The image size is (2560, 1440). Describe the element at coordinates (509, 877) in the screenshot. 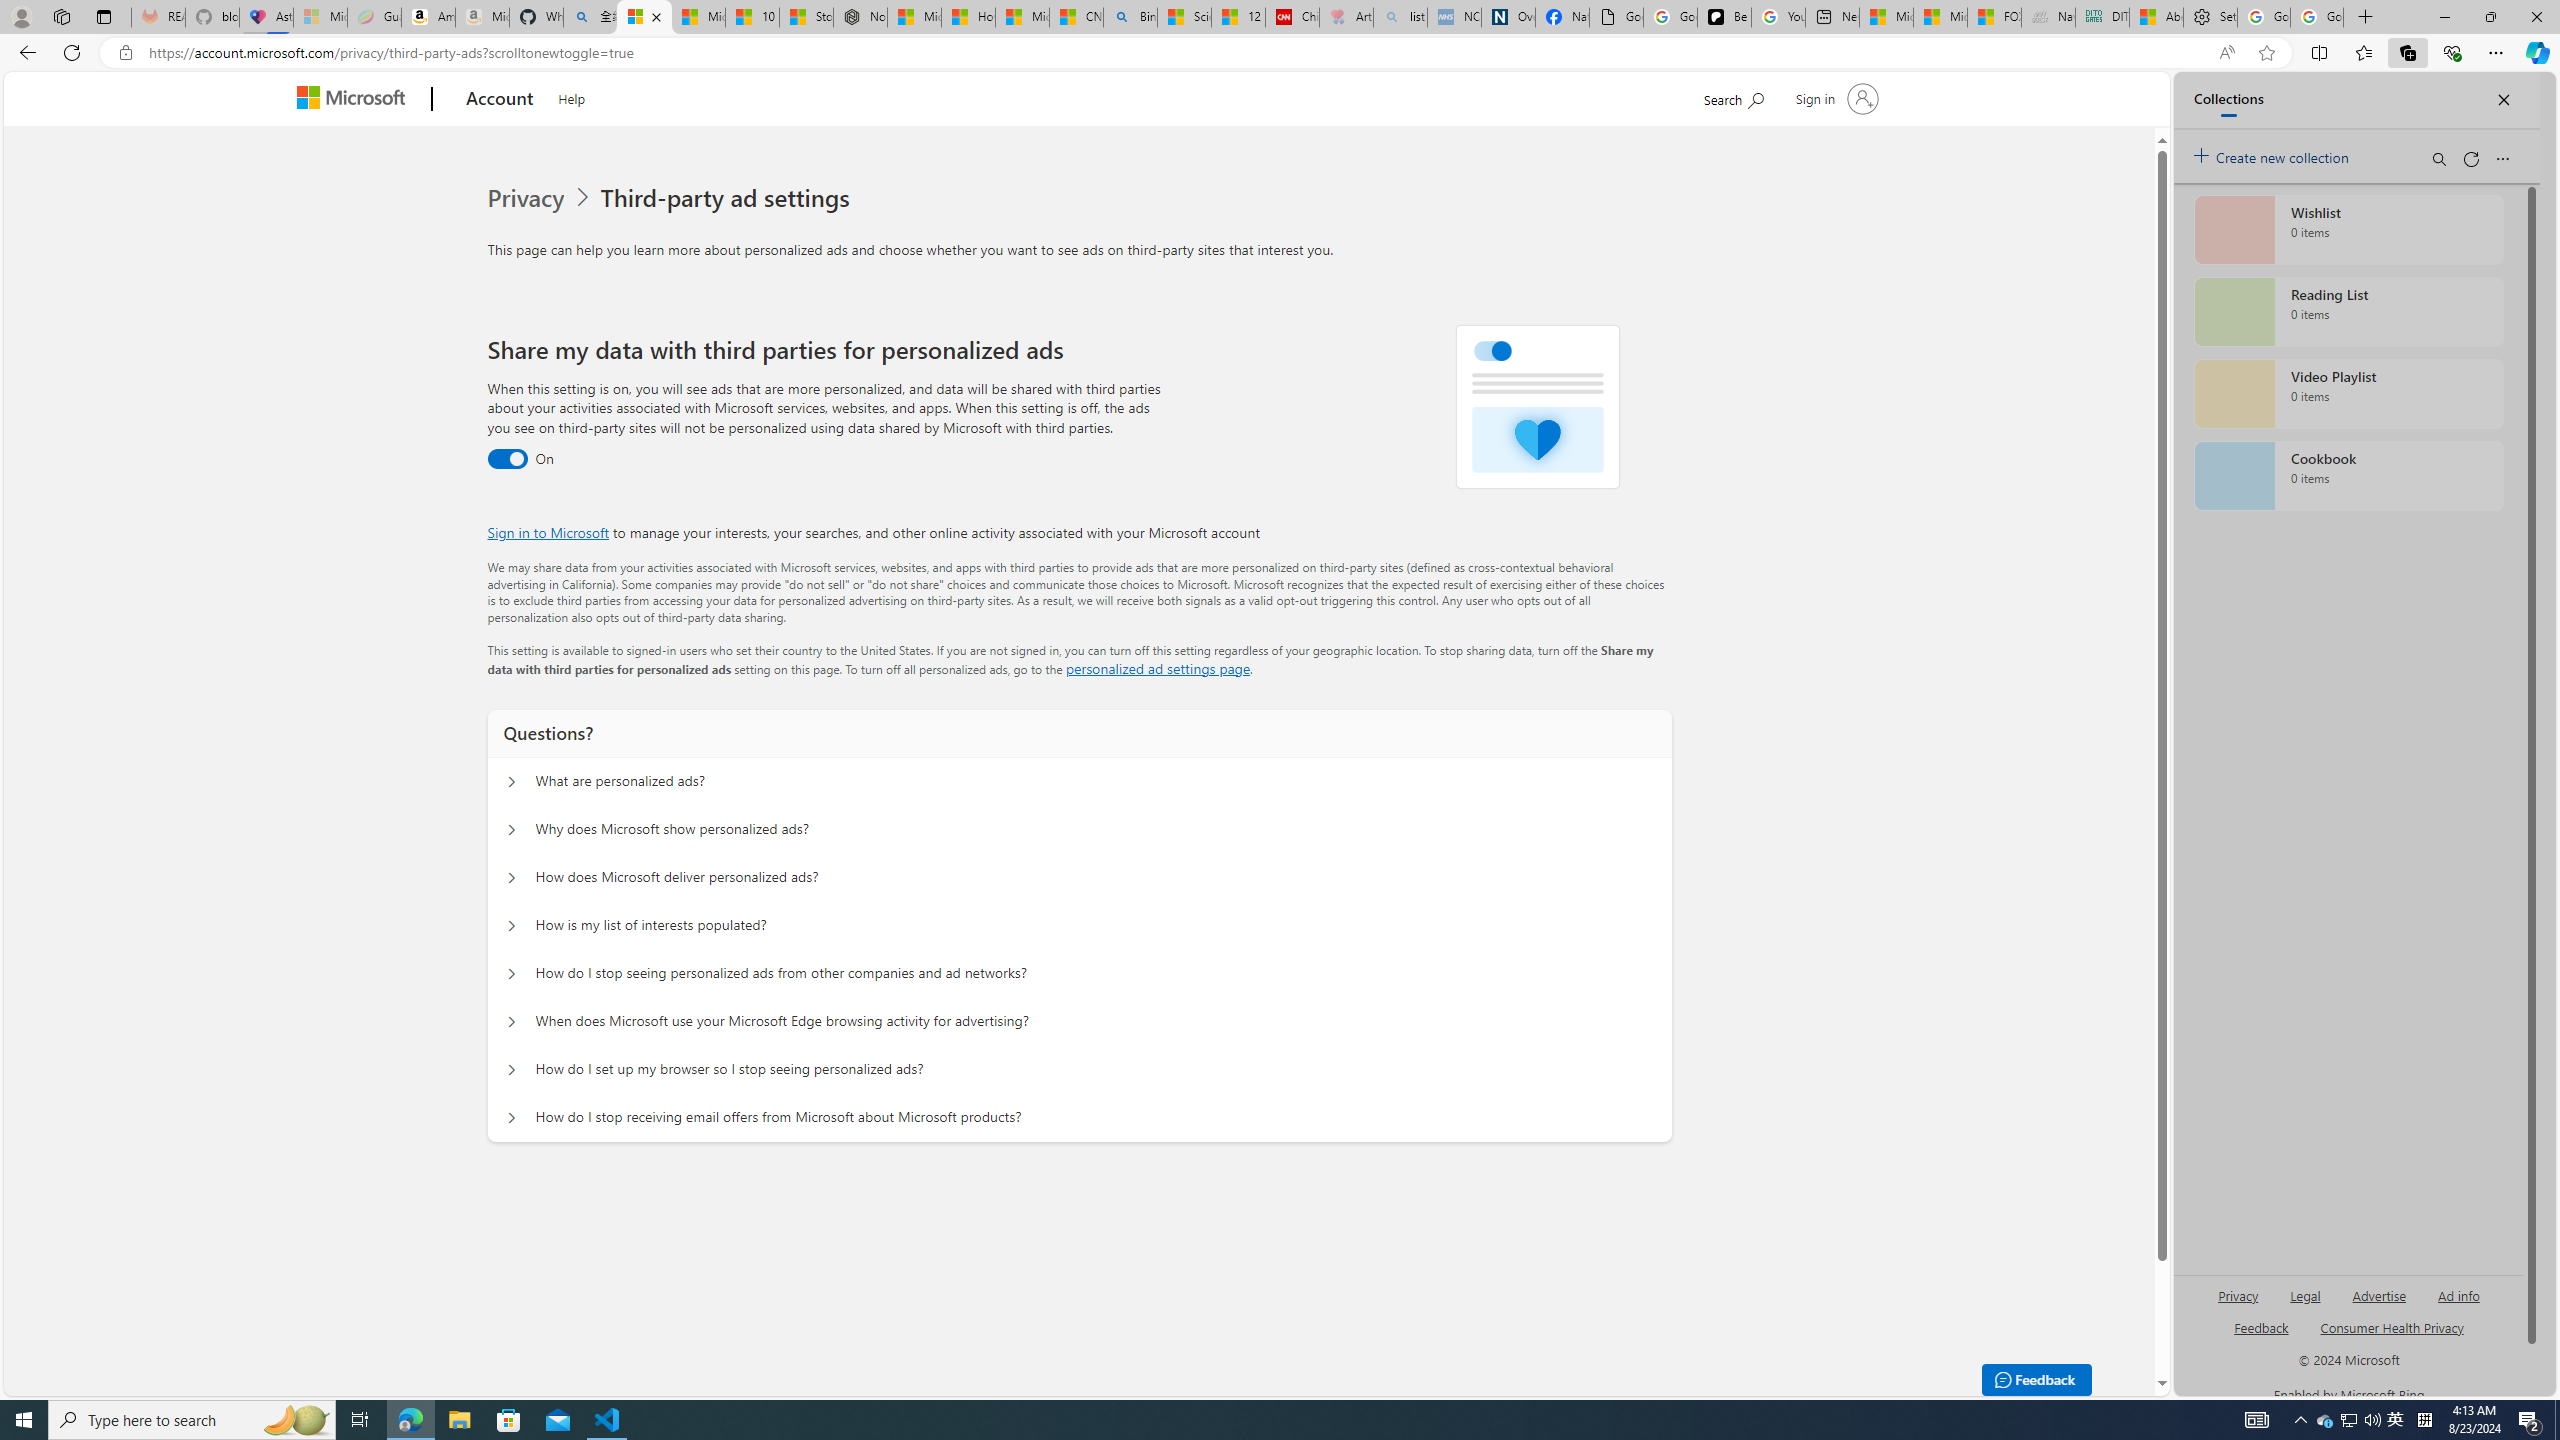

I see `'Questions? How does Microsoft deliver personalized ads?'` at that location.